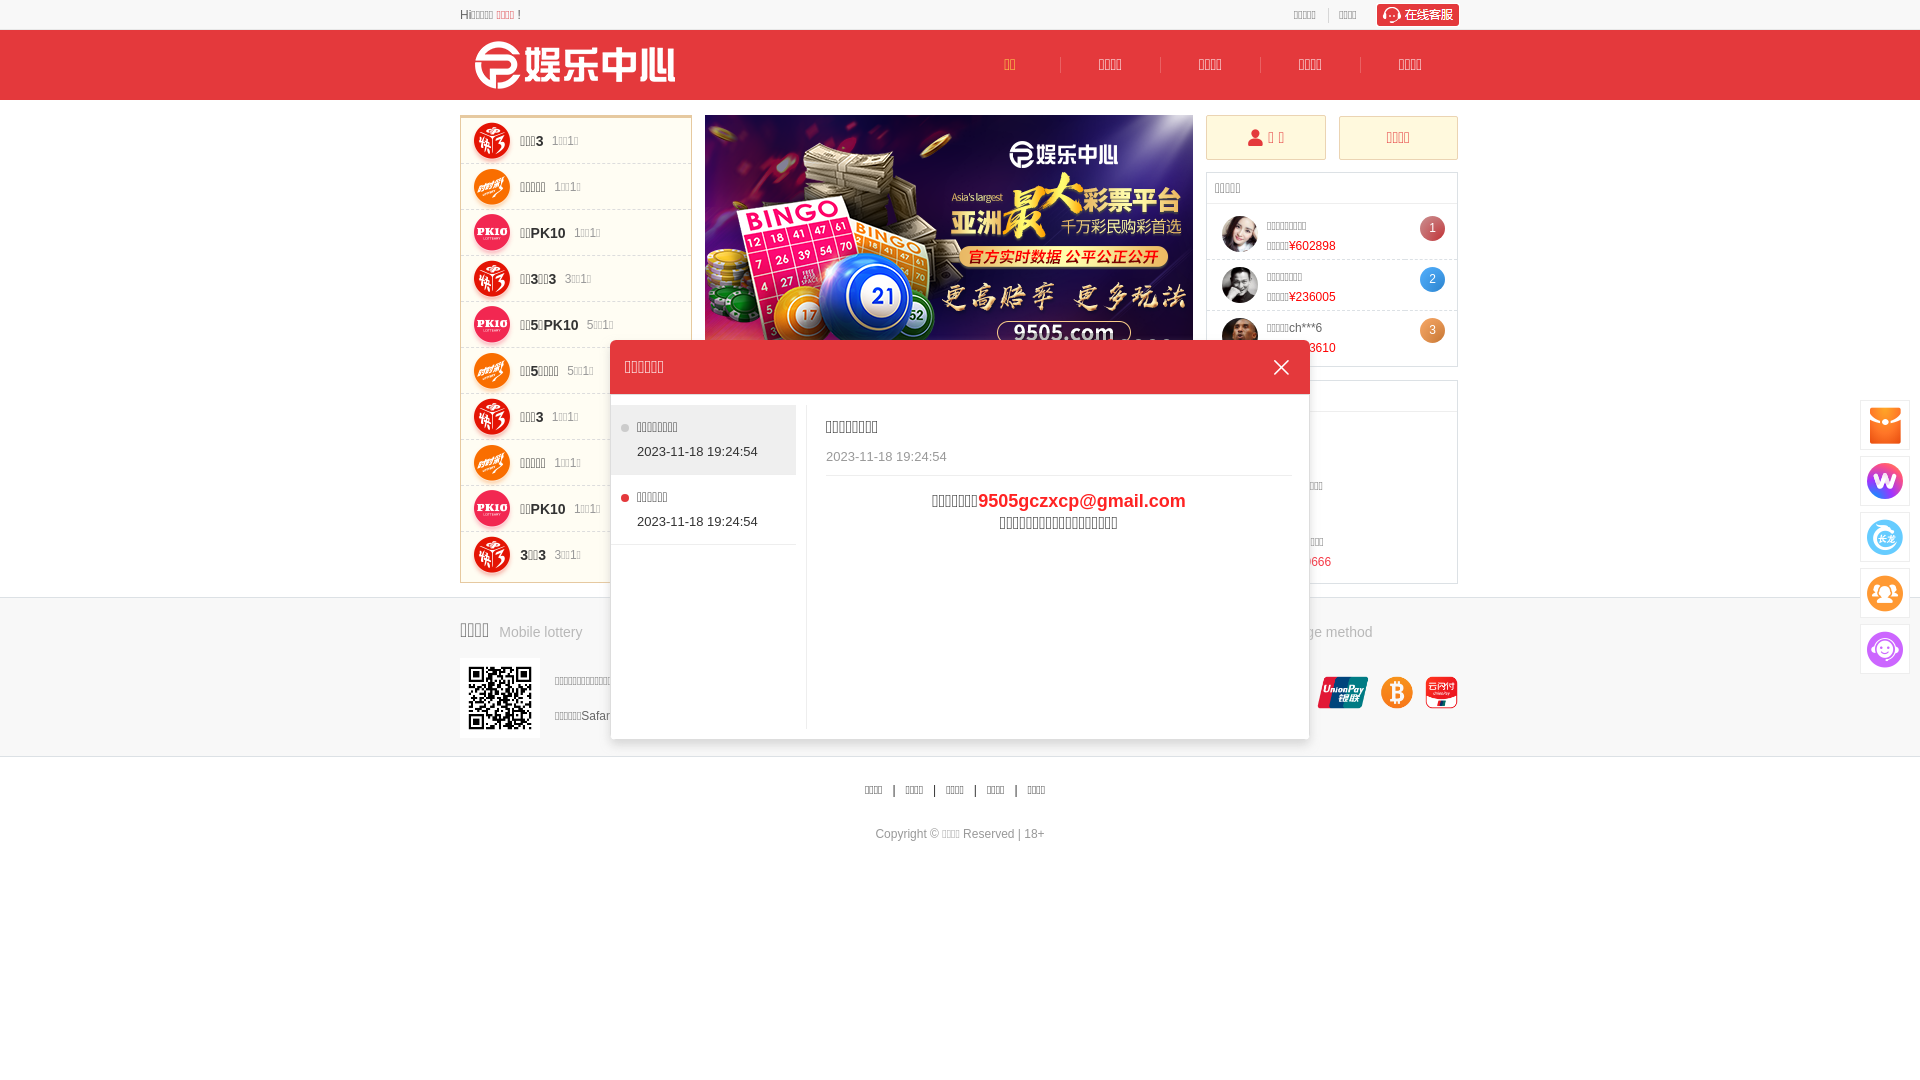  I want to click on '|', so click(975, 789).